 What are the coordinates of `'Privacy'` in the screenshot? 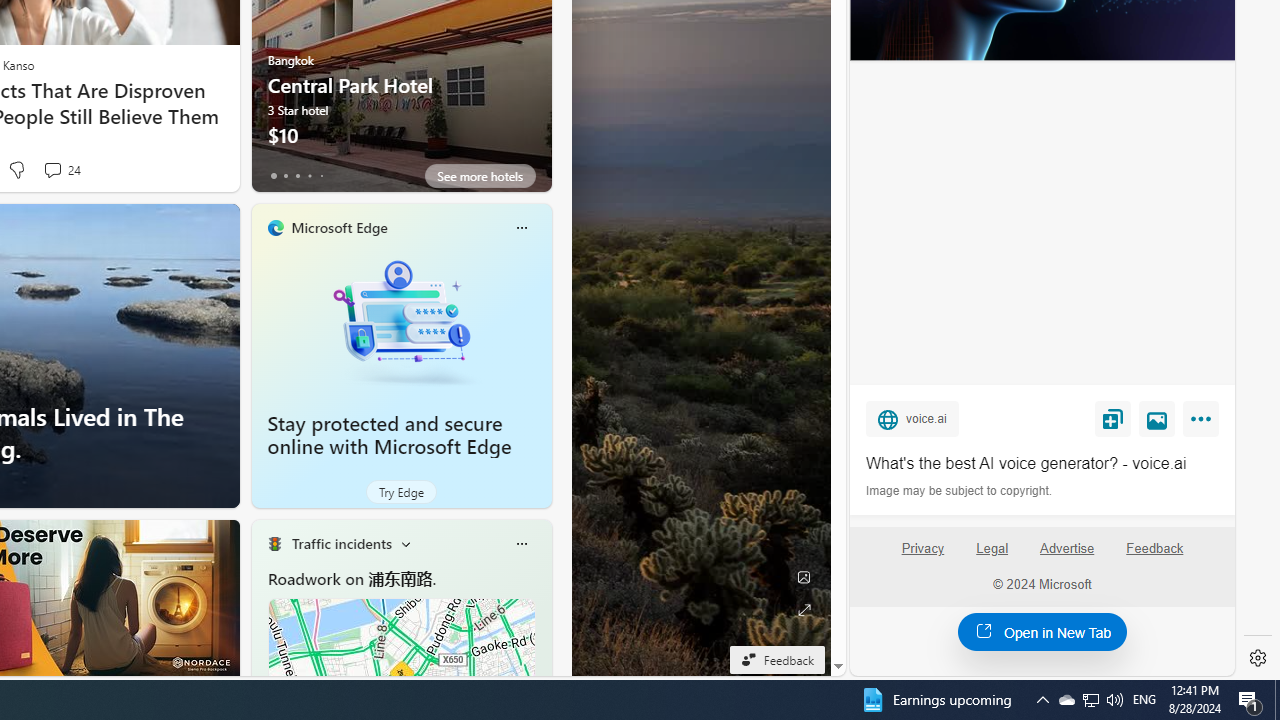 It's located at (921, 557).